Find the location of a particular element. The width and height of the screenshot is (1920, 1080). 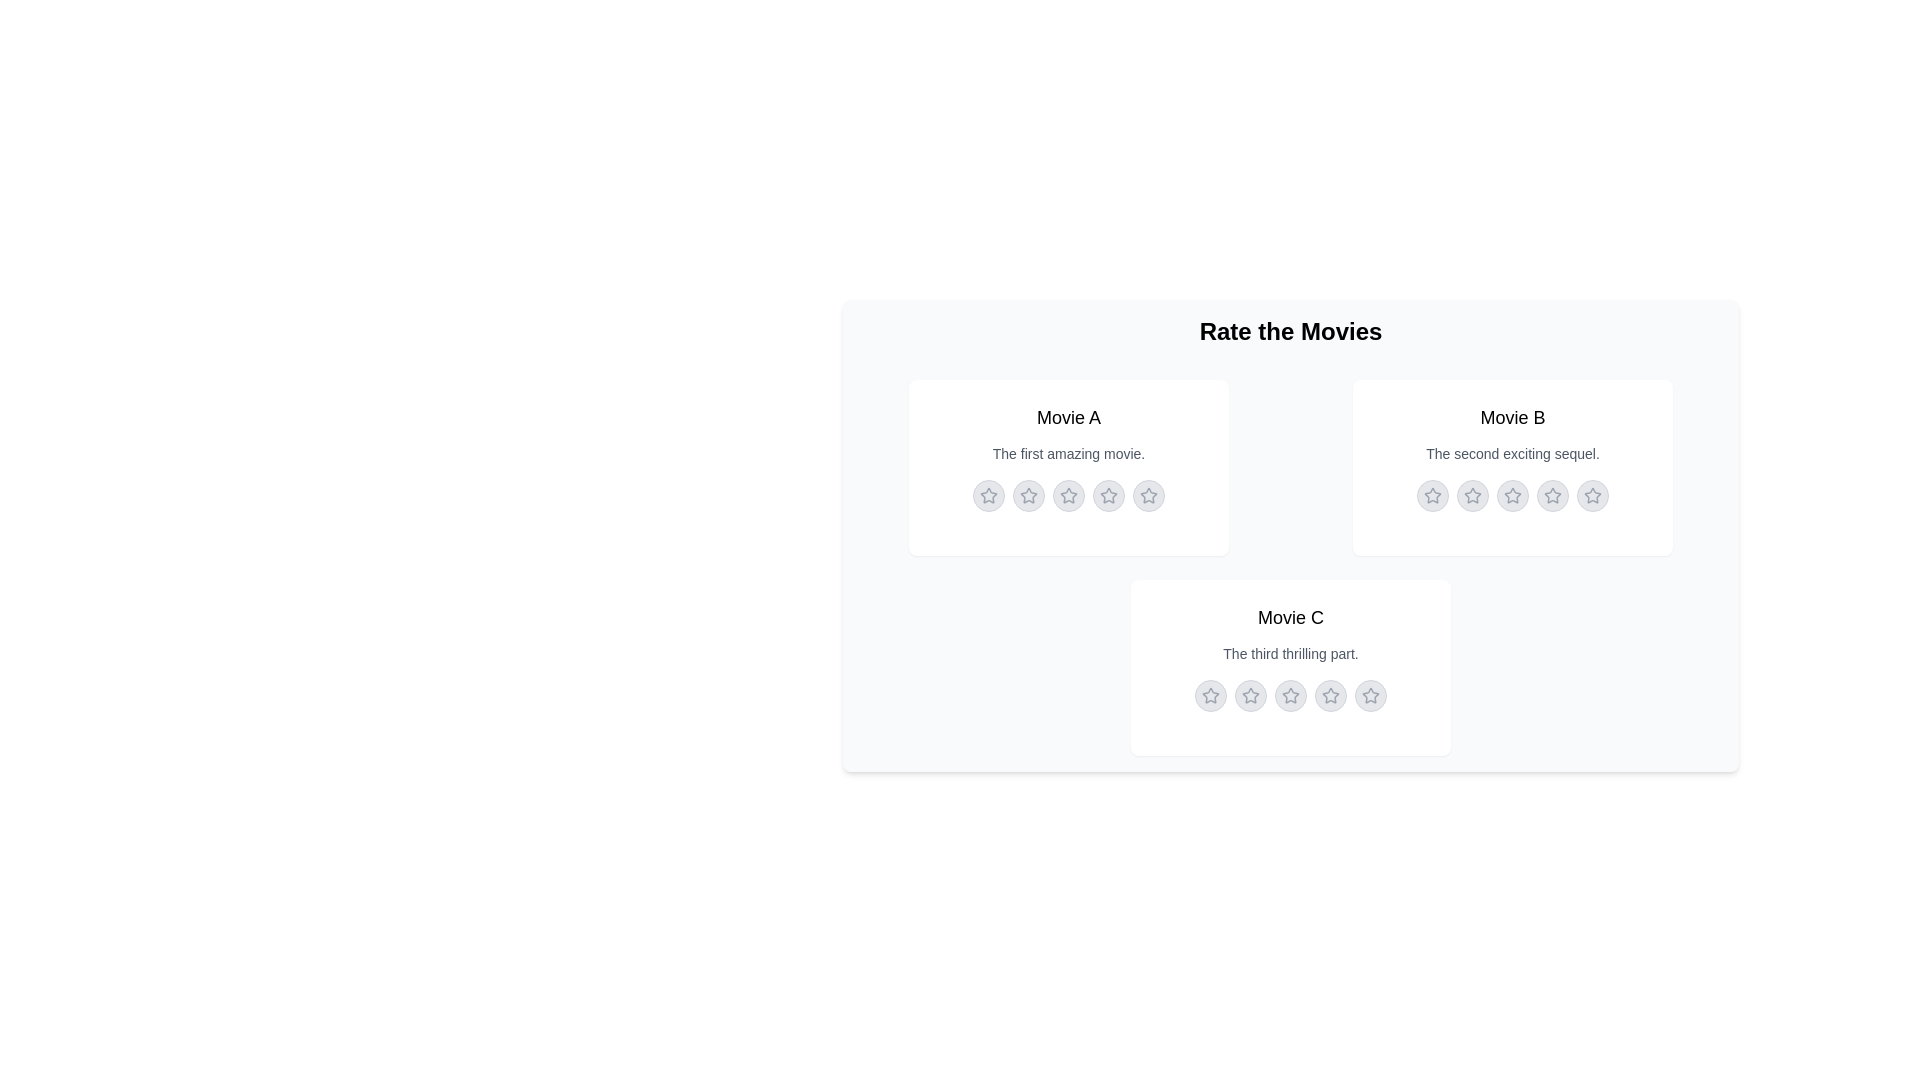

the fourth star icon in the horizontal row of five stars under the 'Movie B' rating section is located at coordinates (1552, 495).